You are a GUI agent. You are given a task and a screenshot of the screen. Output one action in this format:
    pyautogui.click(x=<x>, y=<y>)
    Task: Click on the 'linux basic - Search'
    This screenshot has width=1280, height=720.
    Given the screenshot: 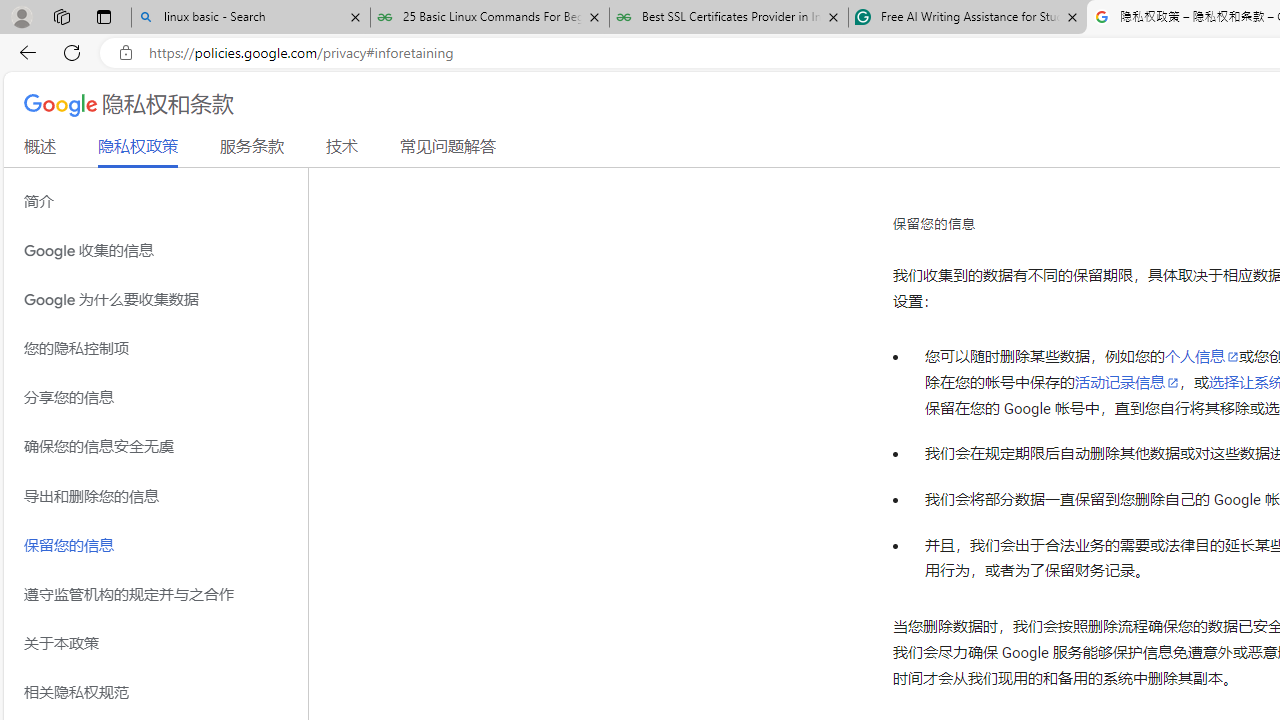 What is the action you would take?
    pyautogui.click(x=249, y=17)
    